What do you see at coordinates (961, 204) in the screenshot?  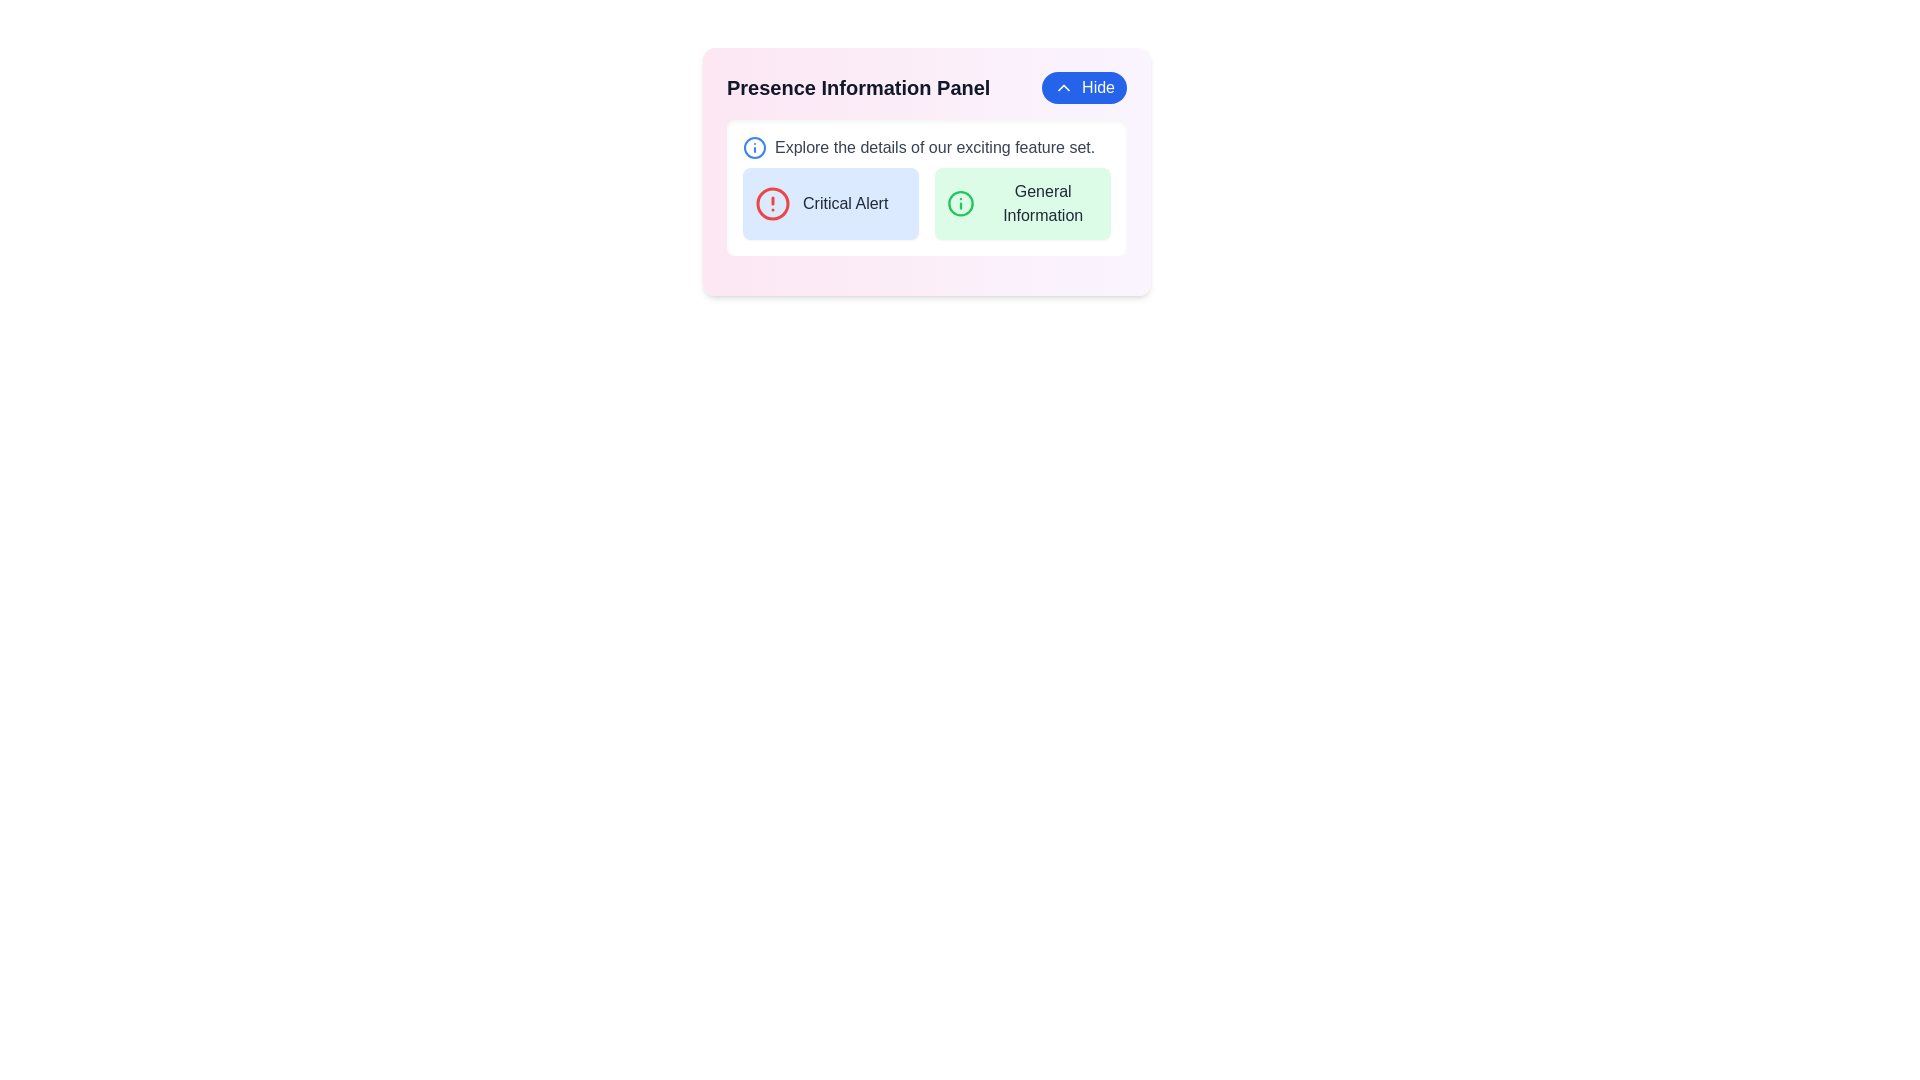 I see `the SVG circle element that represents general or neutral information, located on the right side of the panel labeled 'General Information.'` at bounding box center [961, 204].